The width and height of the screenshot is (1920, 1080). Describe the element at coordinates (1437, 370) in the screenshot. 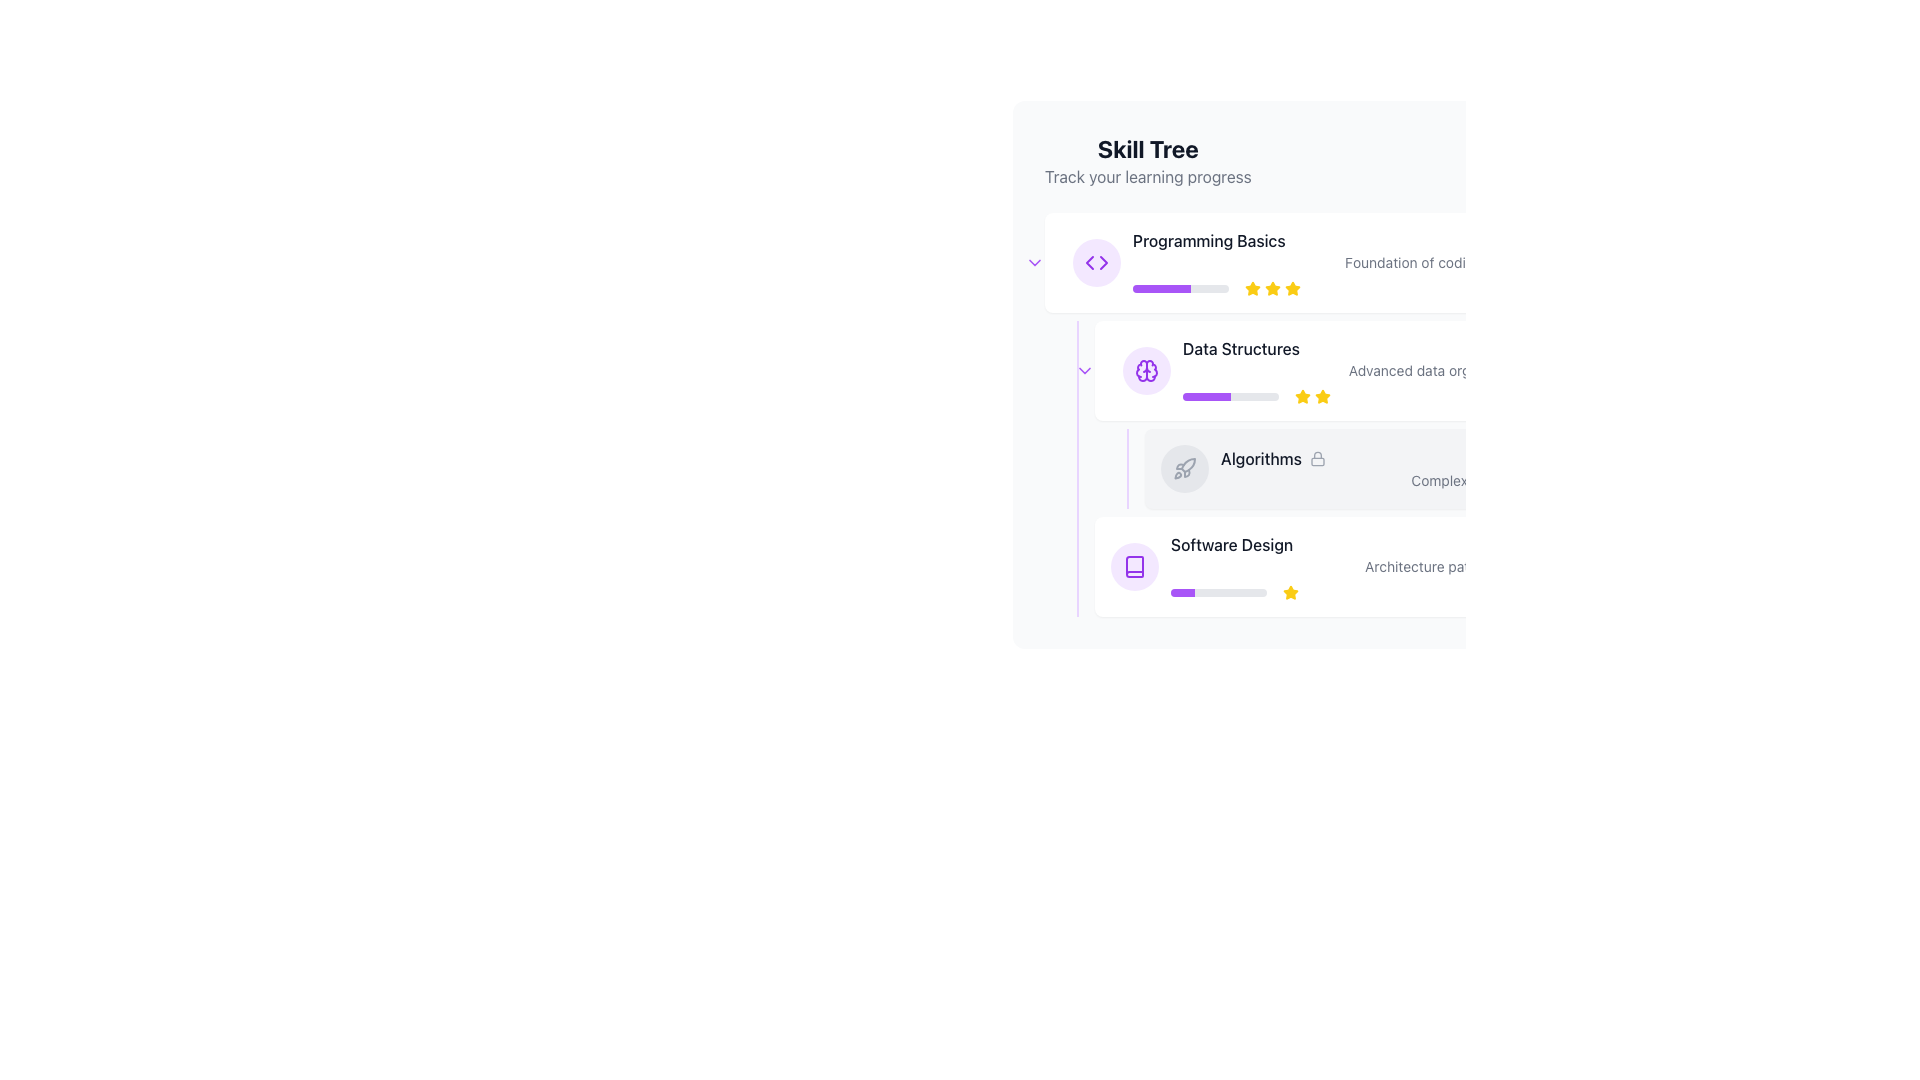

I see `the textual label component displaying the title 'Data Structures' and subtitle 'Advanced data organization'` at that location.